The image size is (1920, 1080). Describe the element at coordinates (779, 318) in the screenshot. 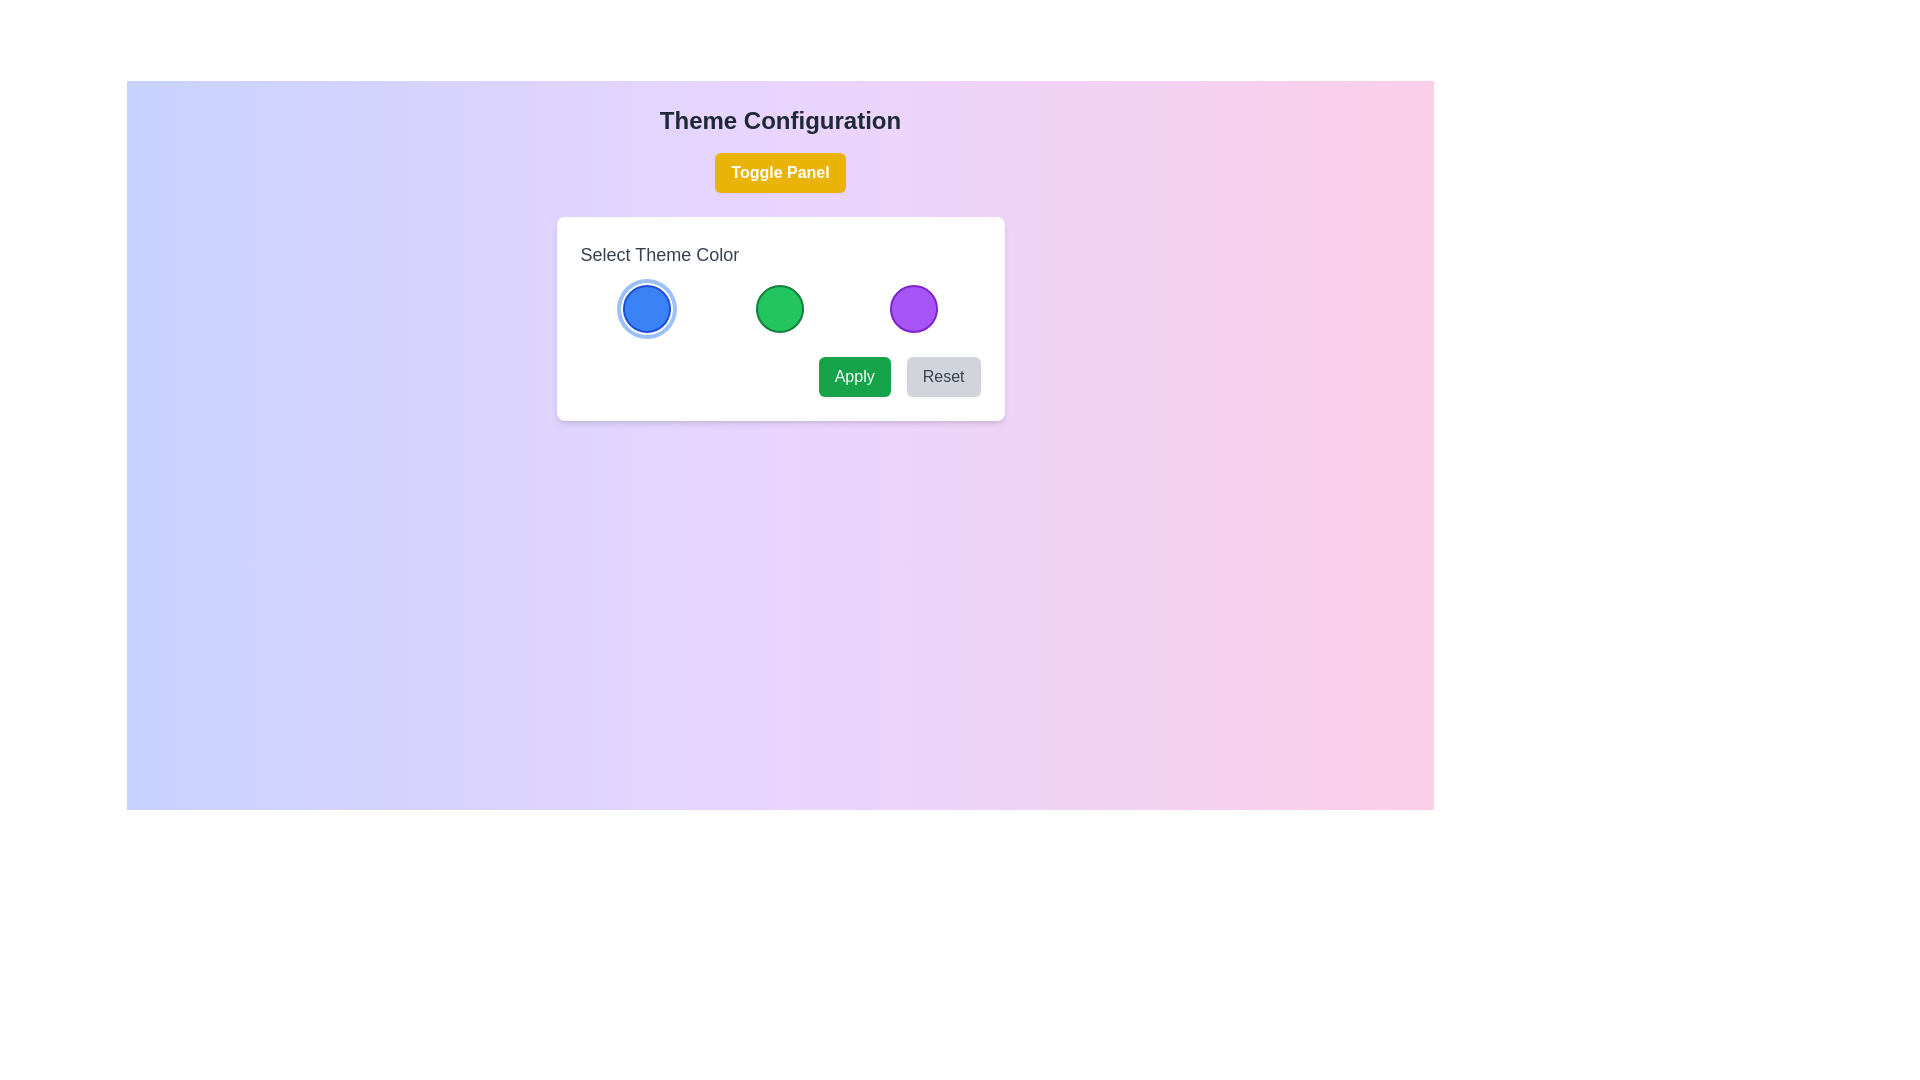

I see `the green circular button in the 'Select Theme Color' section` at that location.